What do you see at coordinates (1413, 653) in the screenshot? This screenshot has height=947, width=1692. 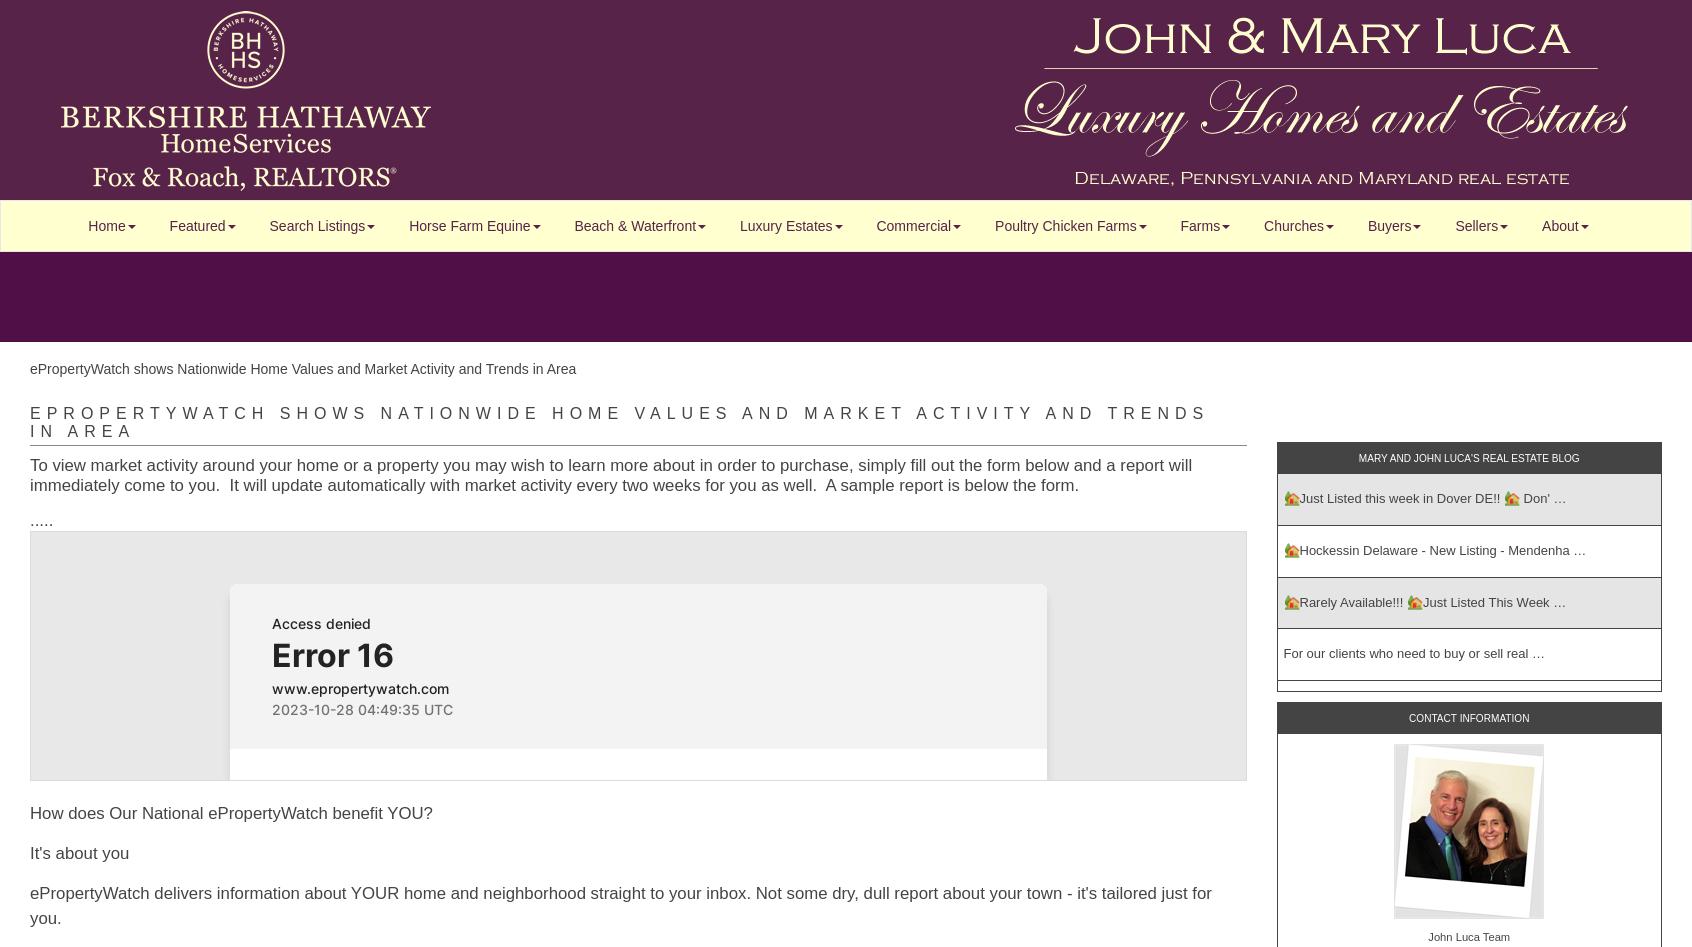 I see `'For our clients who need to buy or sell real  …'` at bounding box center [1413, 653].